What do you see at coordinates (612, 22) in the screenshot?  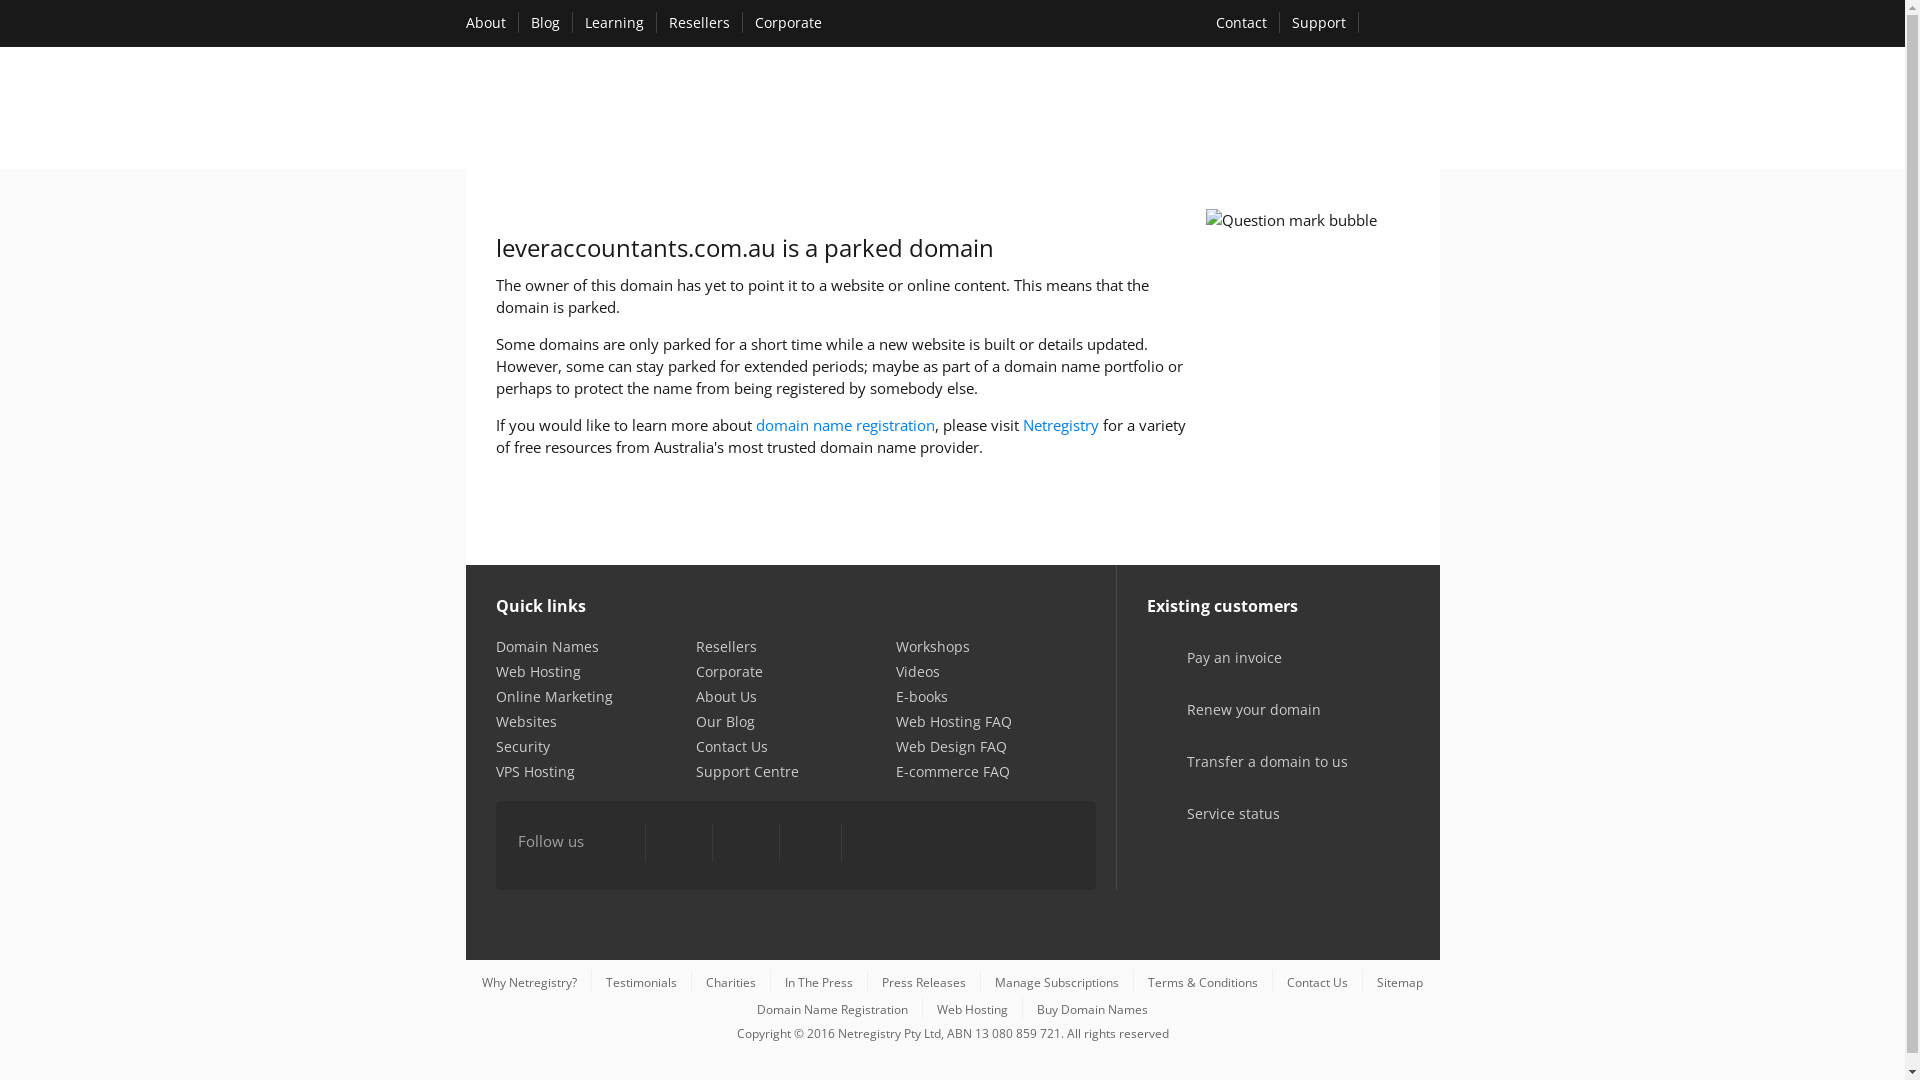 I see `'Learning'` at bounding box center [612, 22].